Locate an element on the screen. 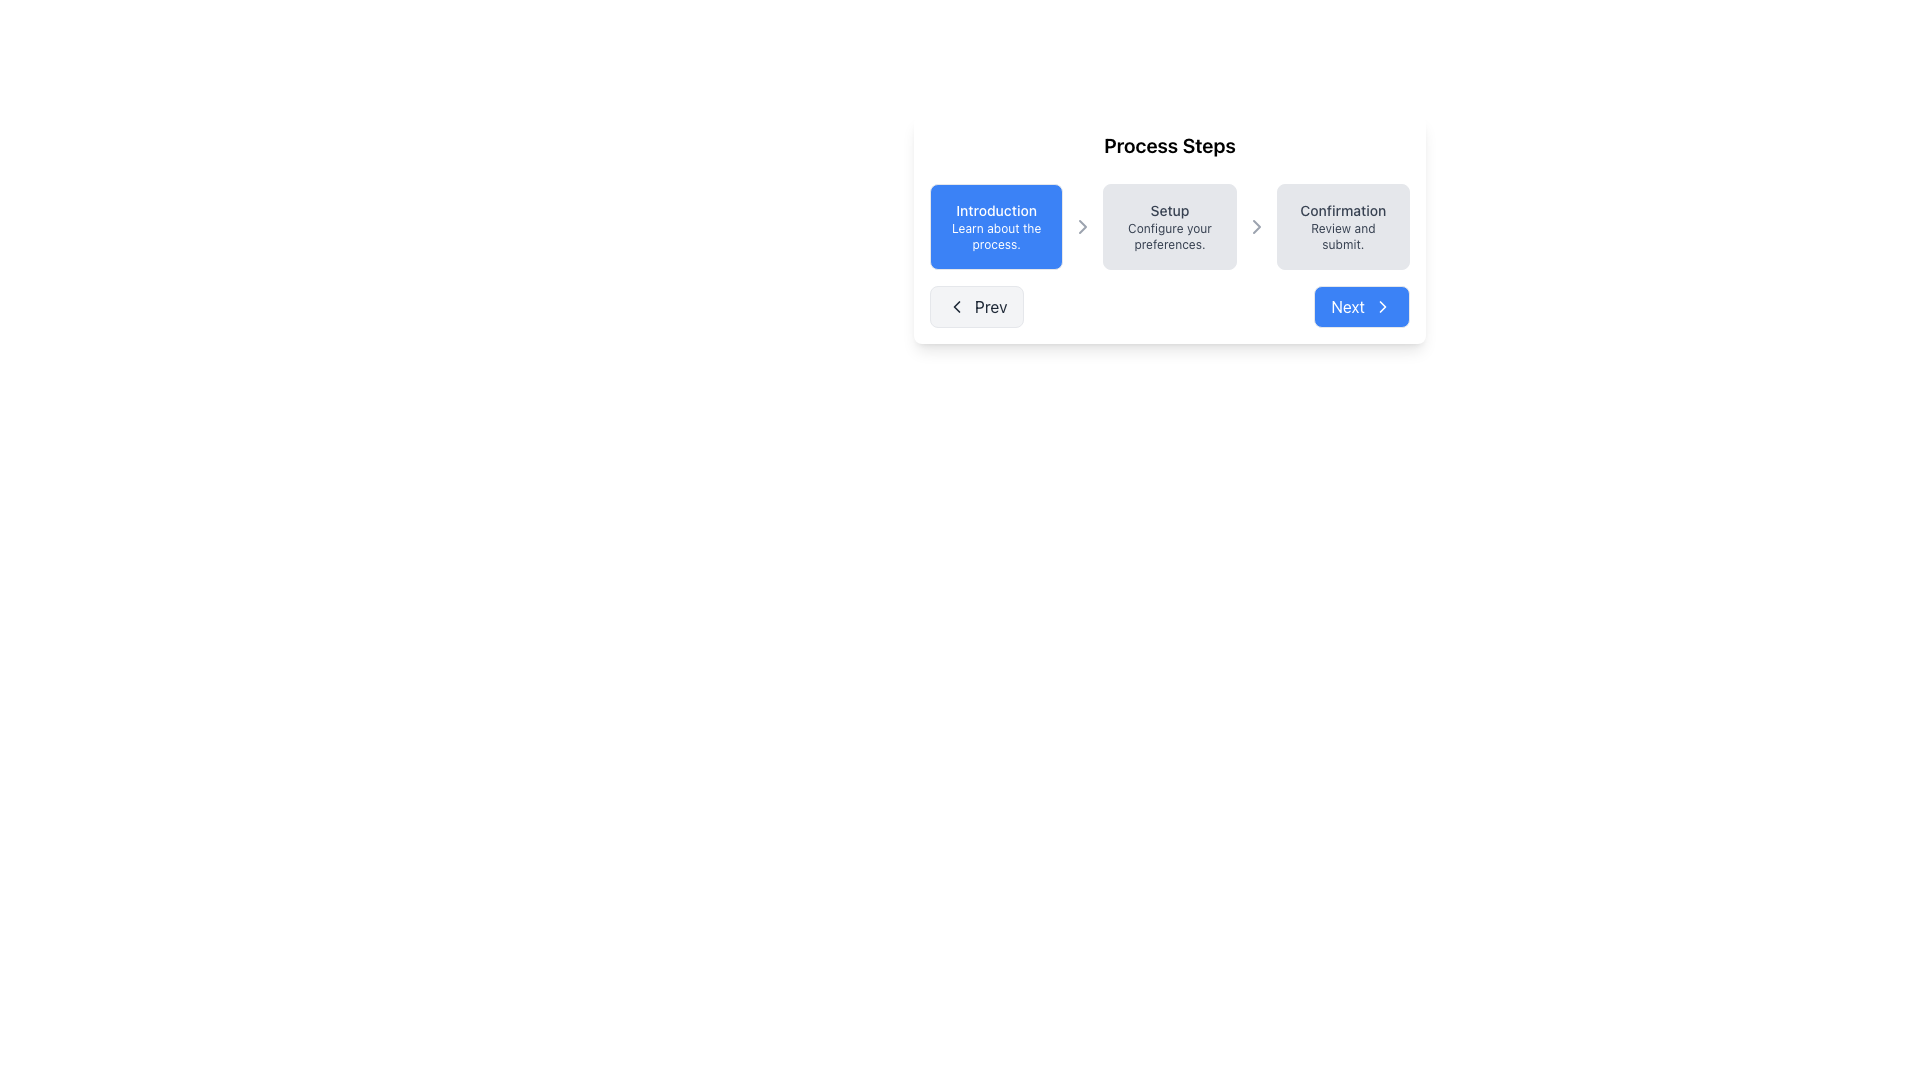 The image size is (1920, 1080). the small rightward arrow icon within the 'Next' button located at the lower-right corner of the 'Process Steps' dialog is located at coordinates (1381, 307).